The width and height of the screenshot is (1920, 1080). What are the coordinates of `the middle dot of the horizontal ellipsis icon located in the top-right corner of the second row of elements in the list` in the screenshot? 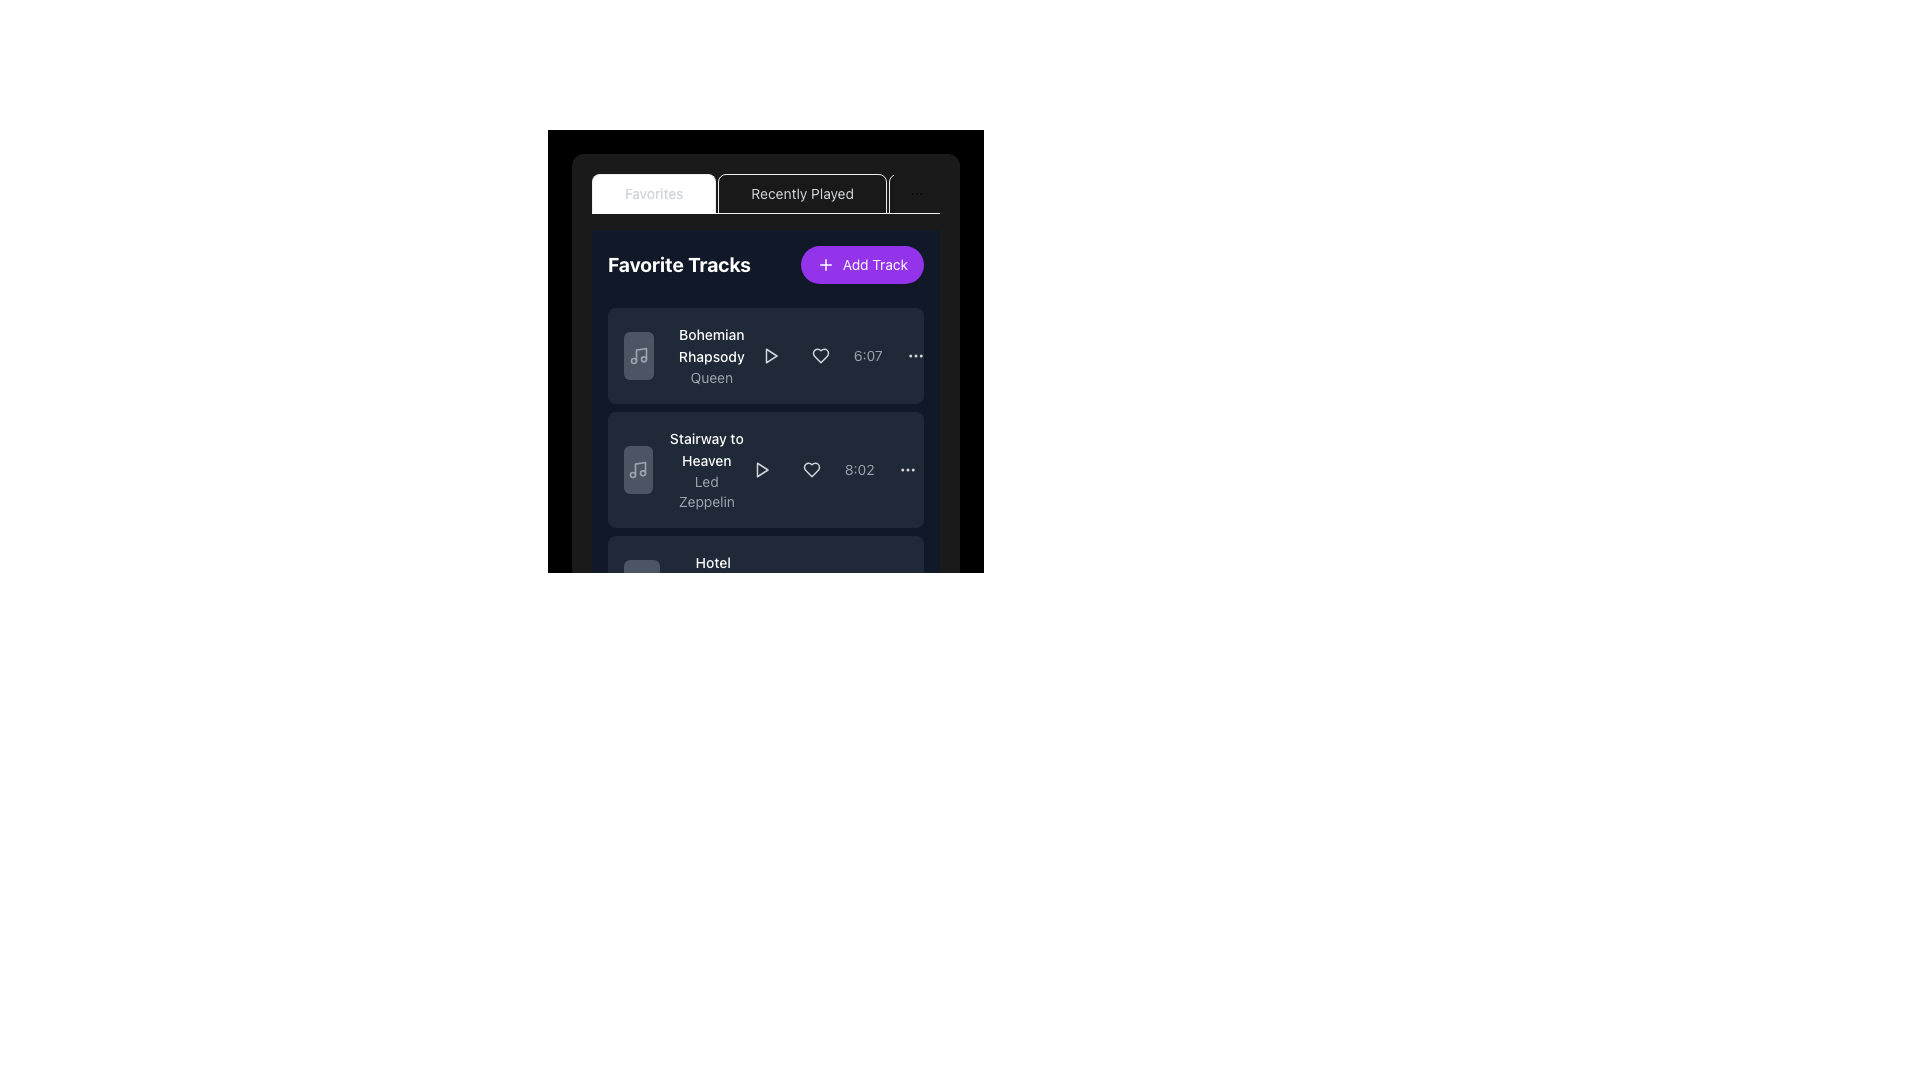 It's located at (906, 470).